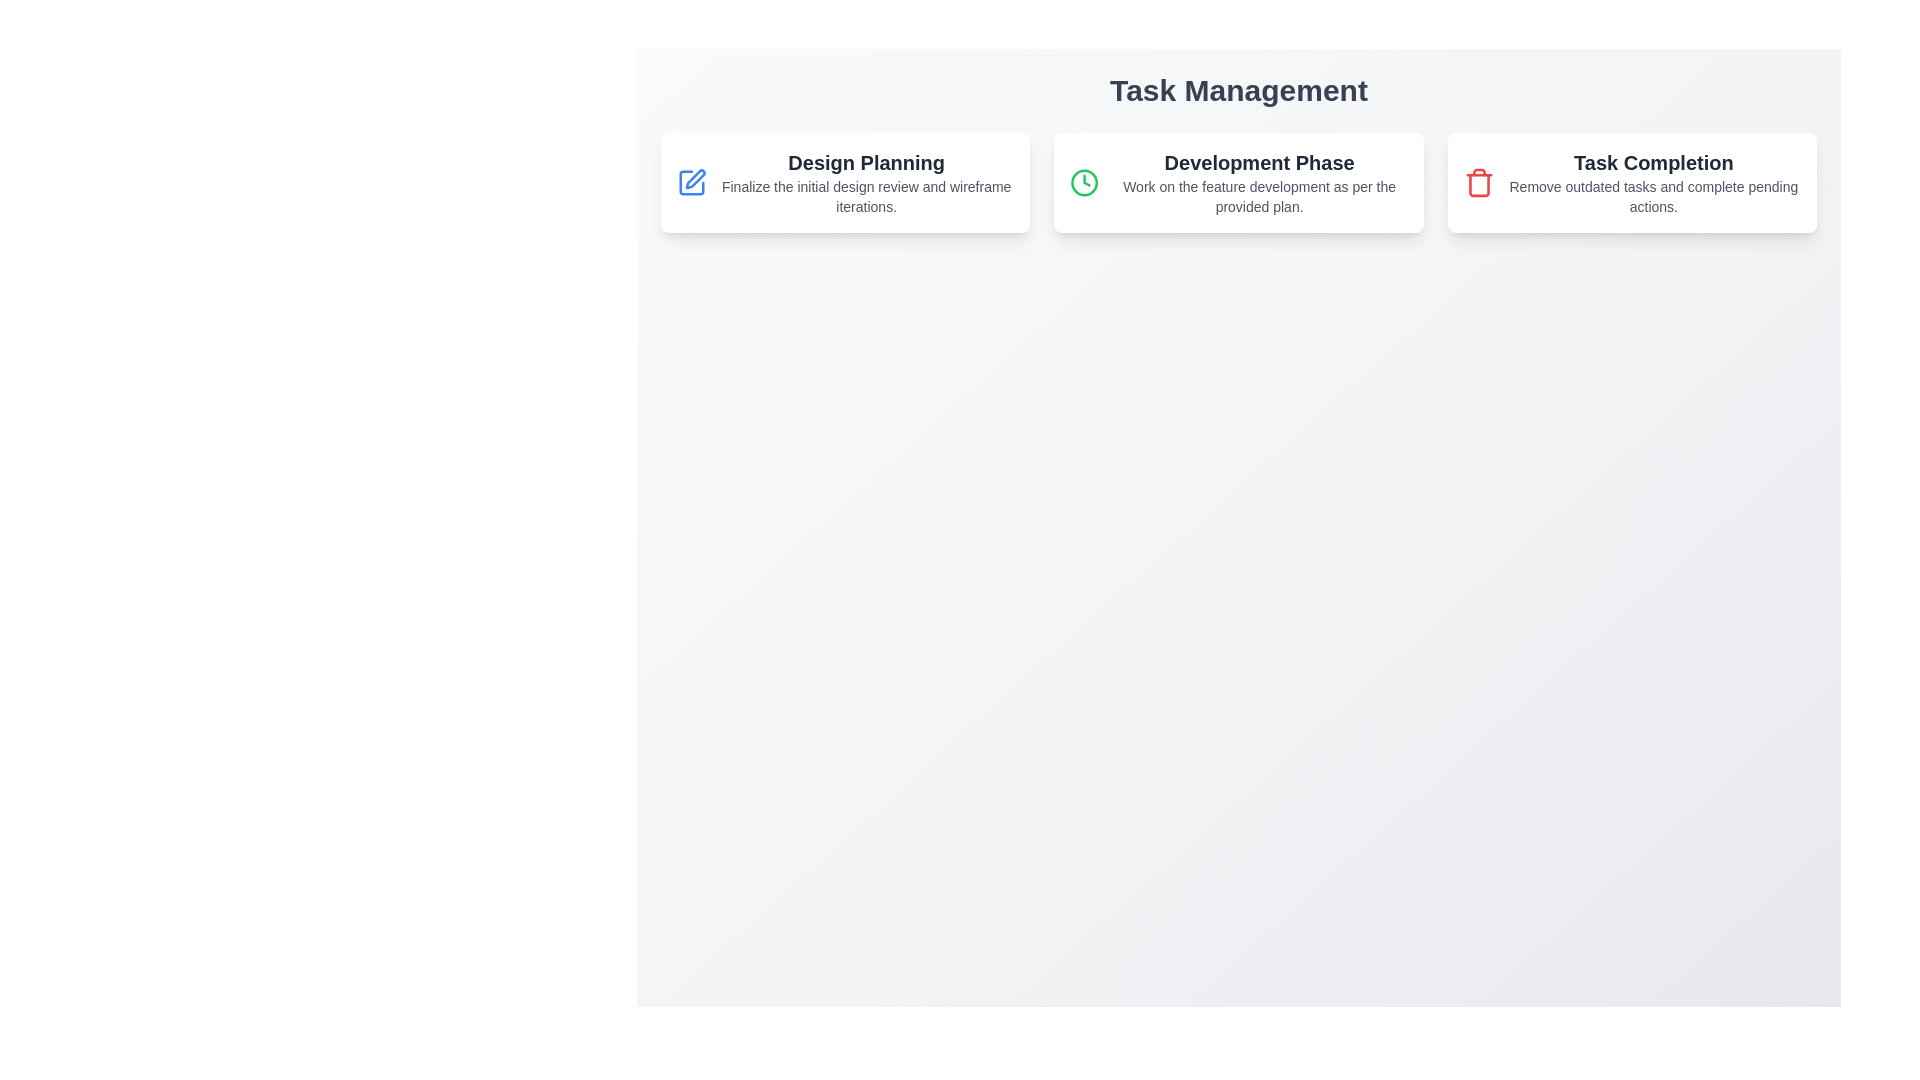 The width and height of the screenshot is (1920, 1080). What do you see at coordinates (1258, 161) in the screenshot?
I see `the Label or Heading that serves as a title or identifier for the content below it in the middle card of a three-card layout, positioned above its descriptive text and centrally aligned` at bounding box center [1258, 161].